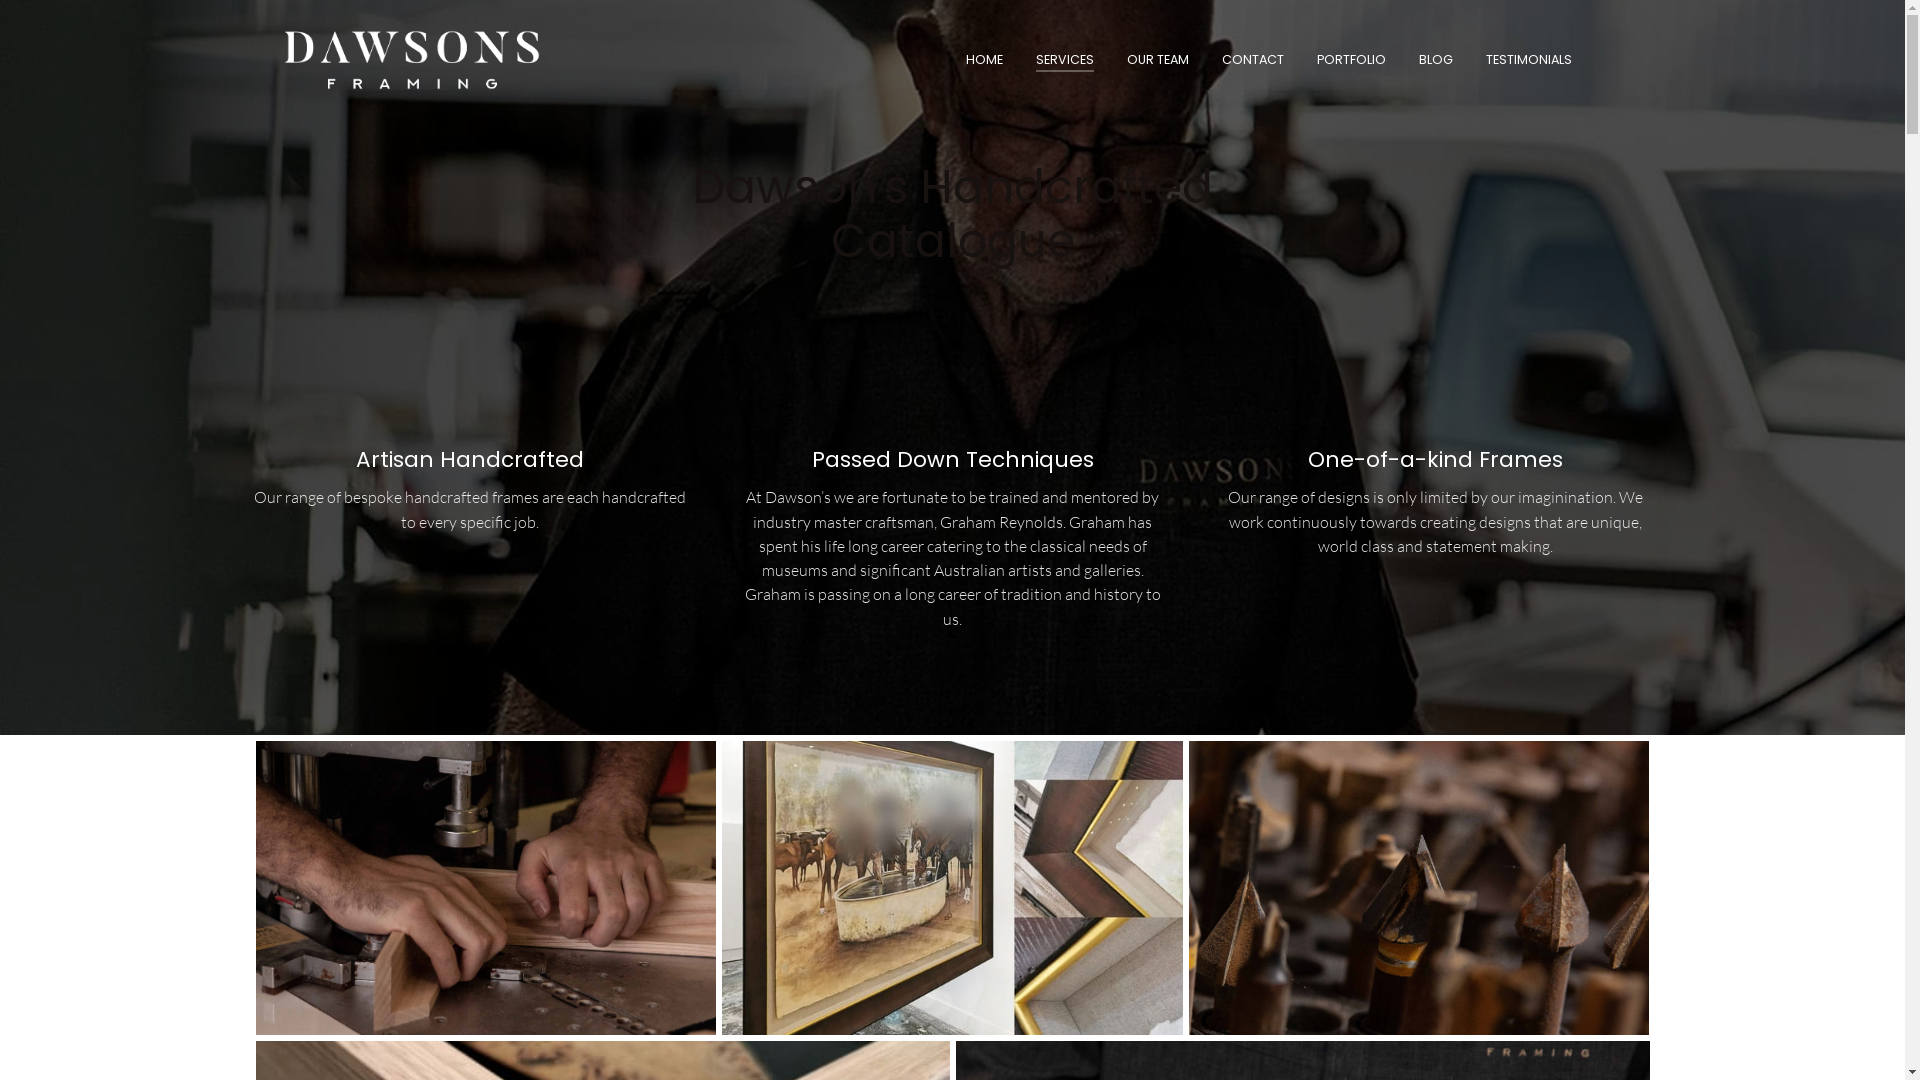 The image size is (1920, 1080). What do you see at coordinates (1251, 39) in the screenshot?
I see `'Skip to content'` at bounding box center [1251, 39].